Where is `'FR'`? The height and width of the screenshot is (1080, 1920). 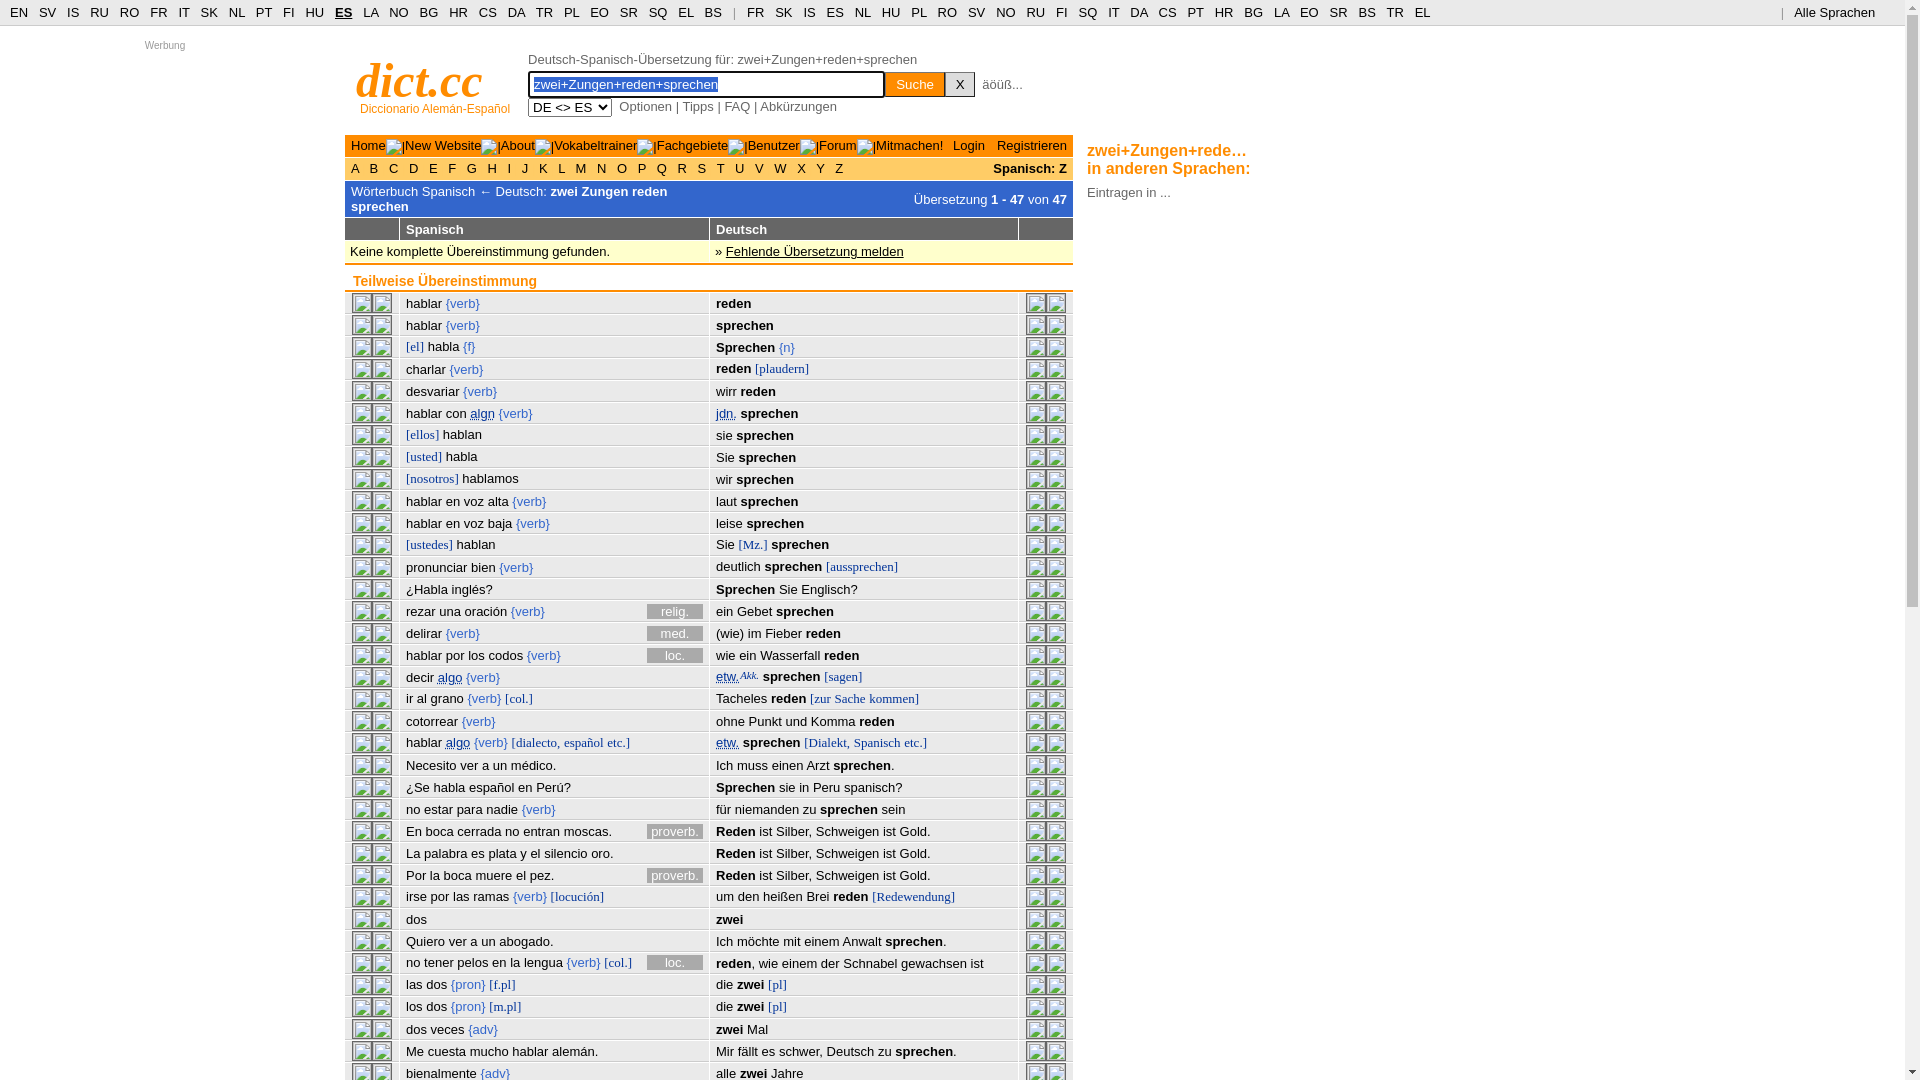
'FR' is located at coordinates (157, 12).